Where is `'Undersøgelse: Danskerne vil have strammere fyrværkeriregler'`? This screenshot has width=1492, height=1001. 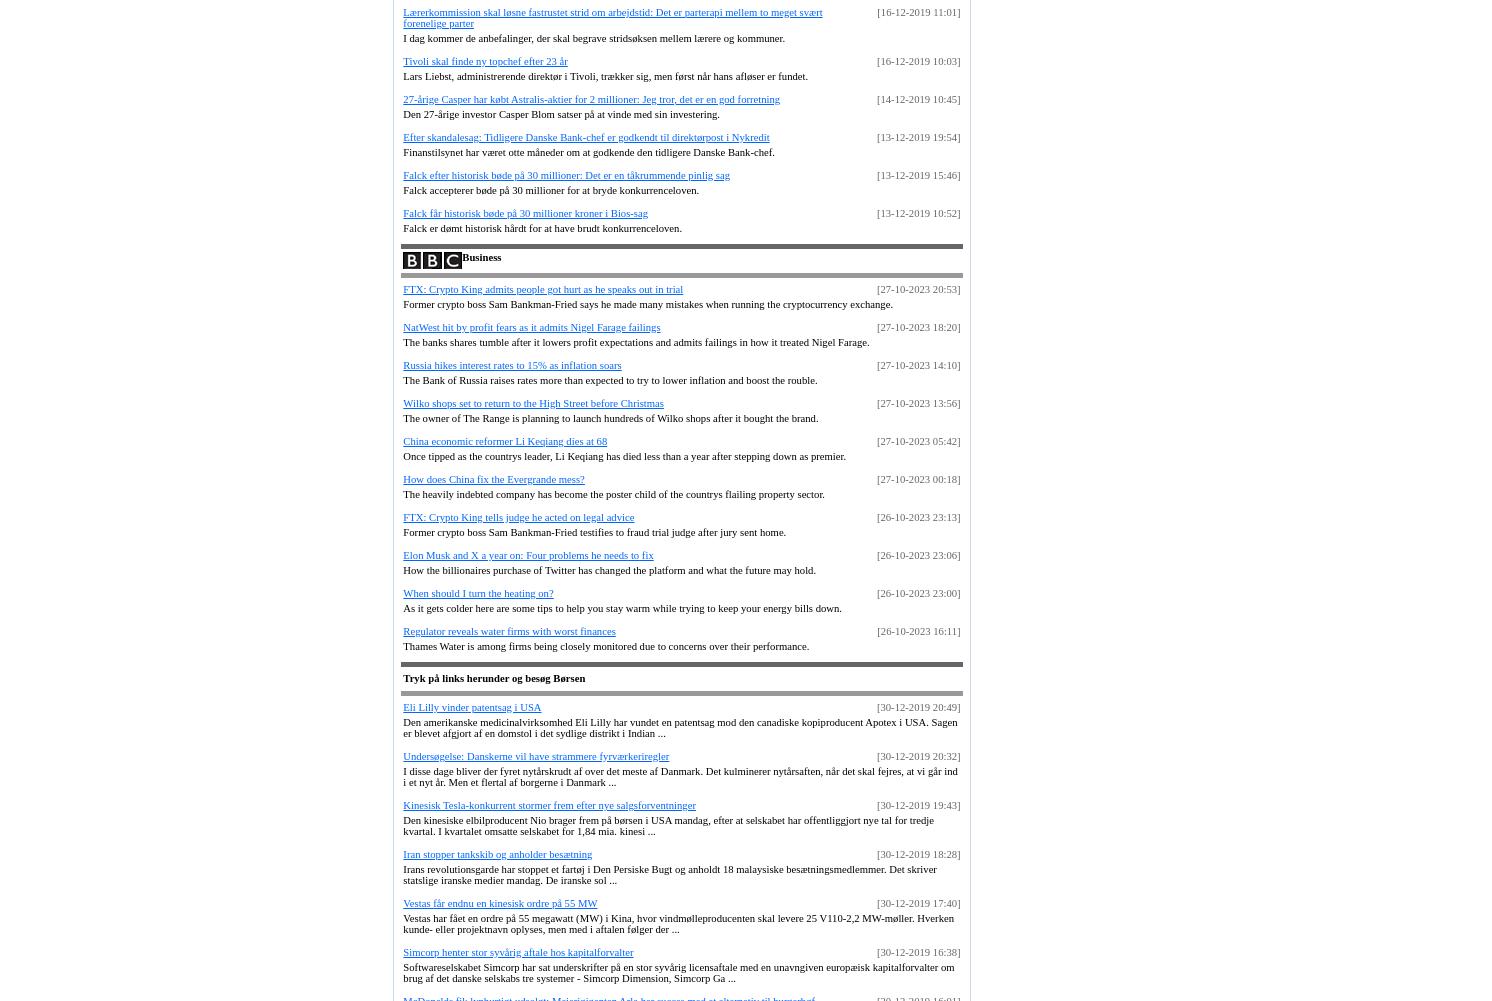 'Undersøgelse: Danskerne vil have strammere fyrværkeriregler' is located at coordinates (401, 755).